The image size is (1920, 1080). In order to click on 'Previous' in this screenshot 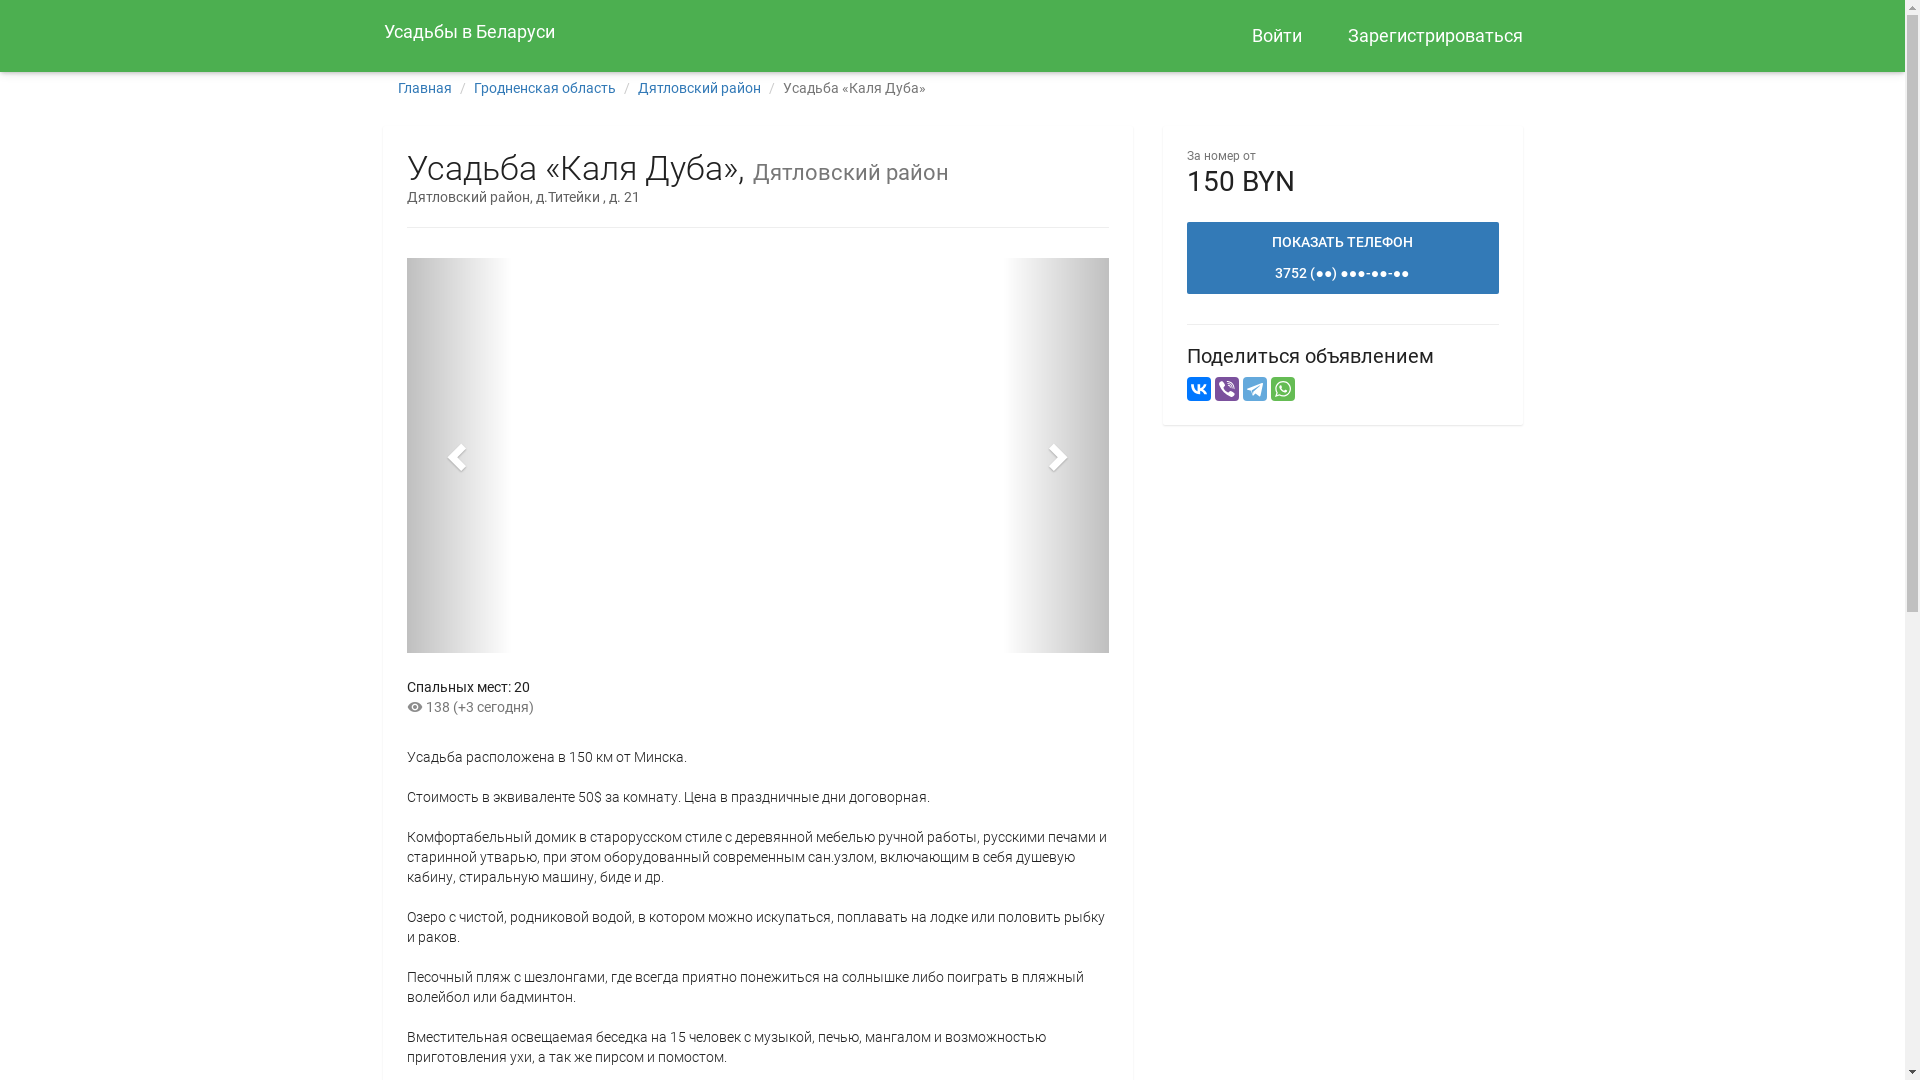, I will do `click(457, 455)`.